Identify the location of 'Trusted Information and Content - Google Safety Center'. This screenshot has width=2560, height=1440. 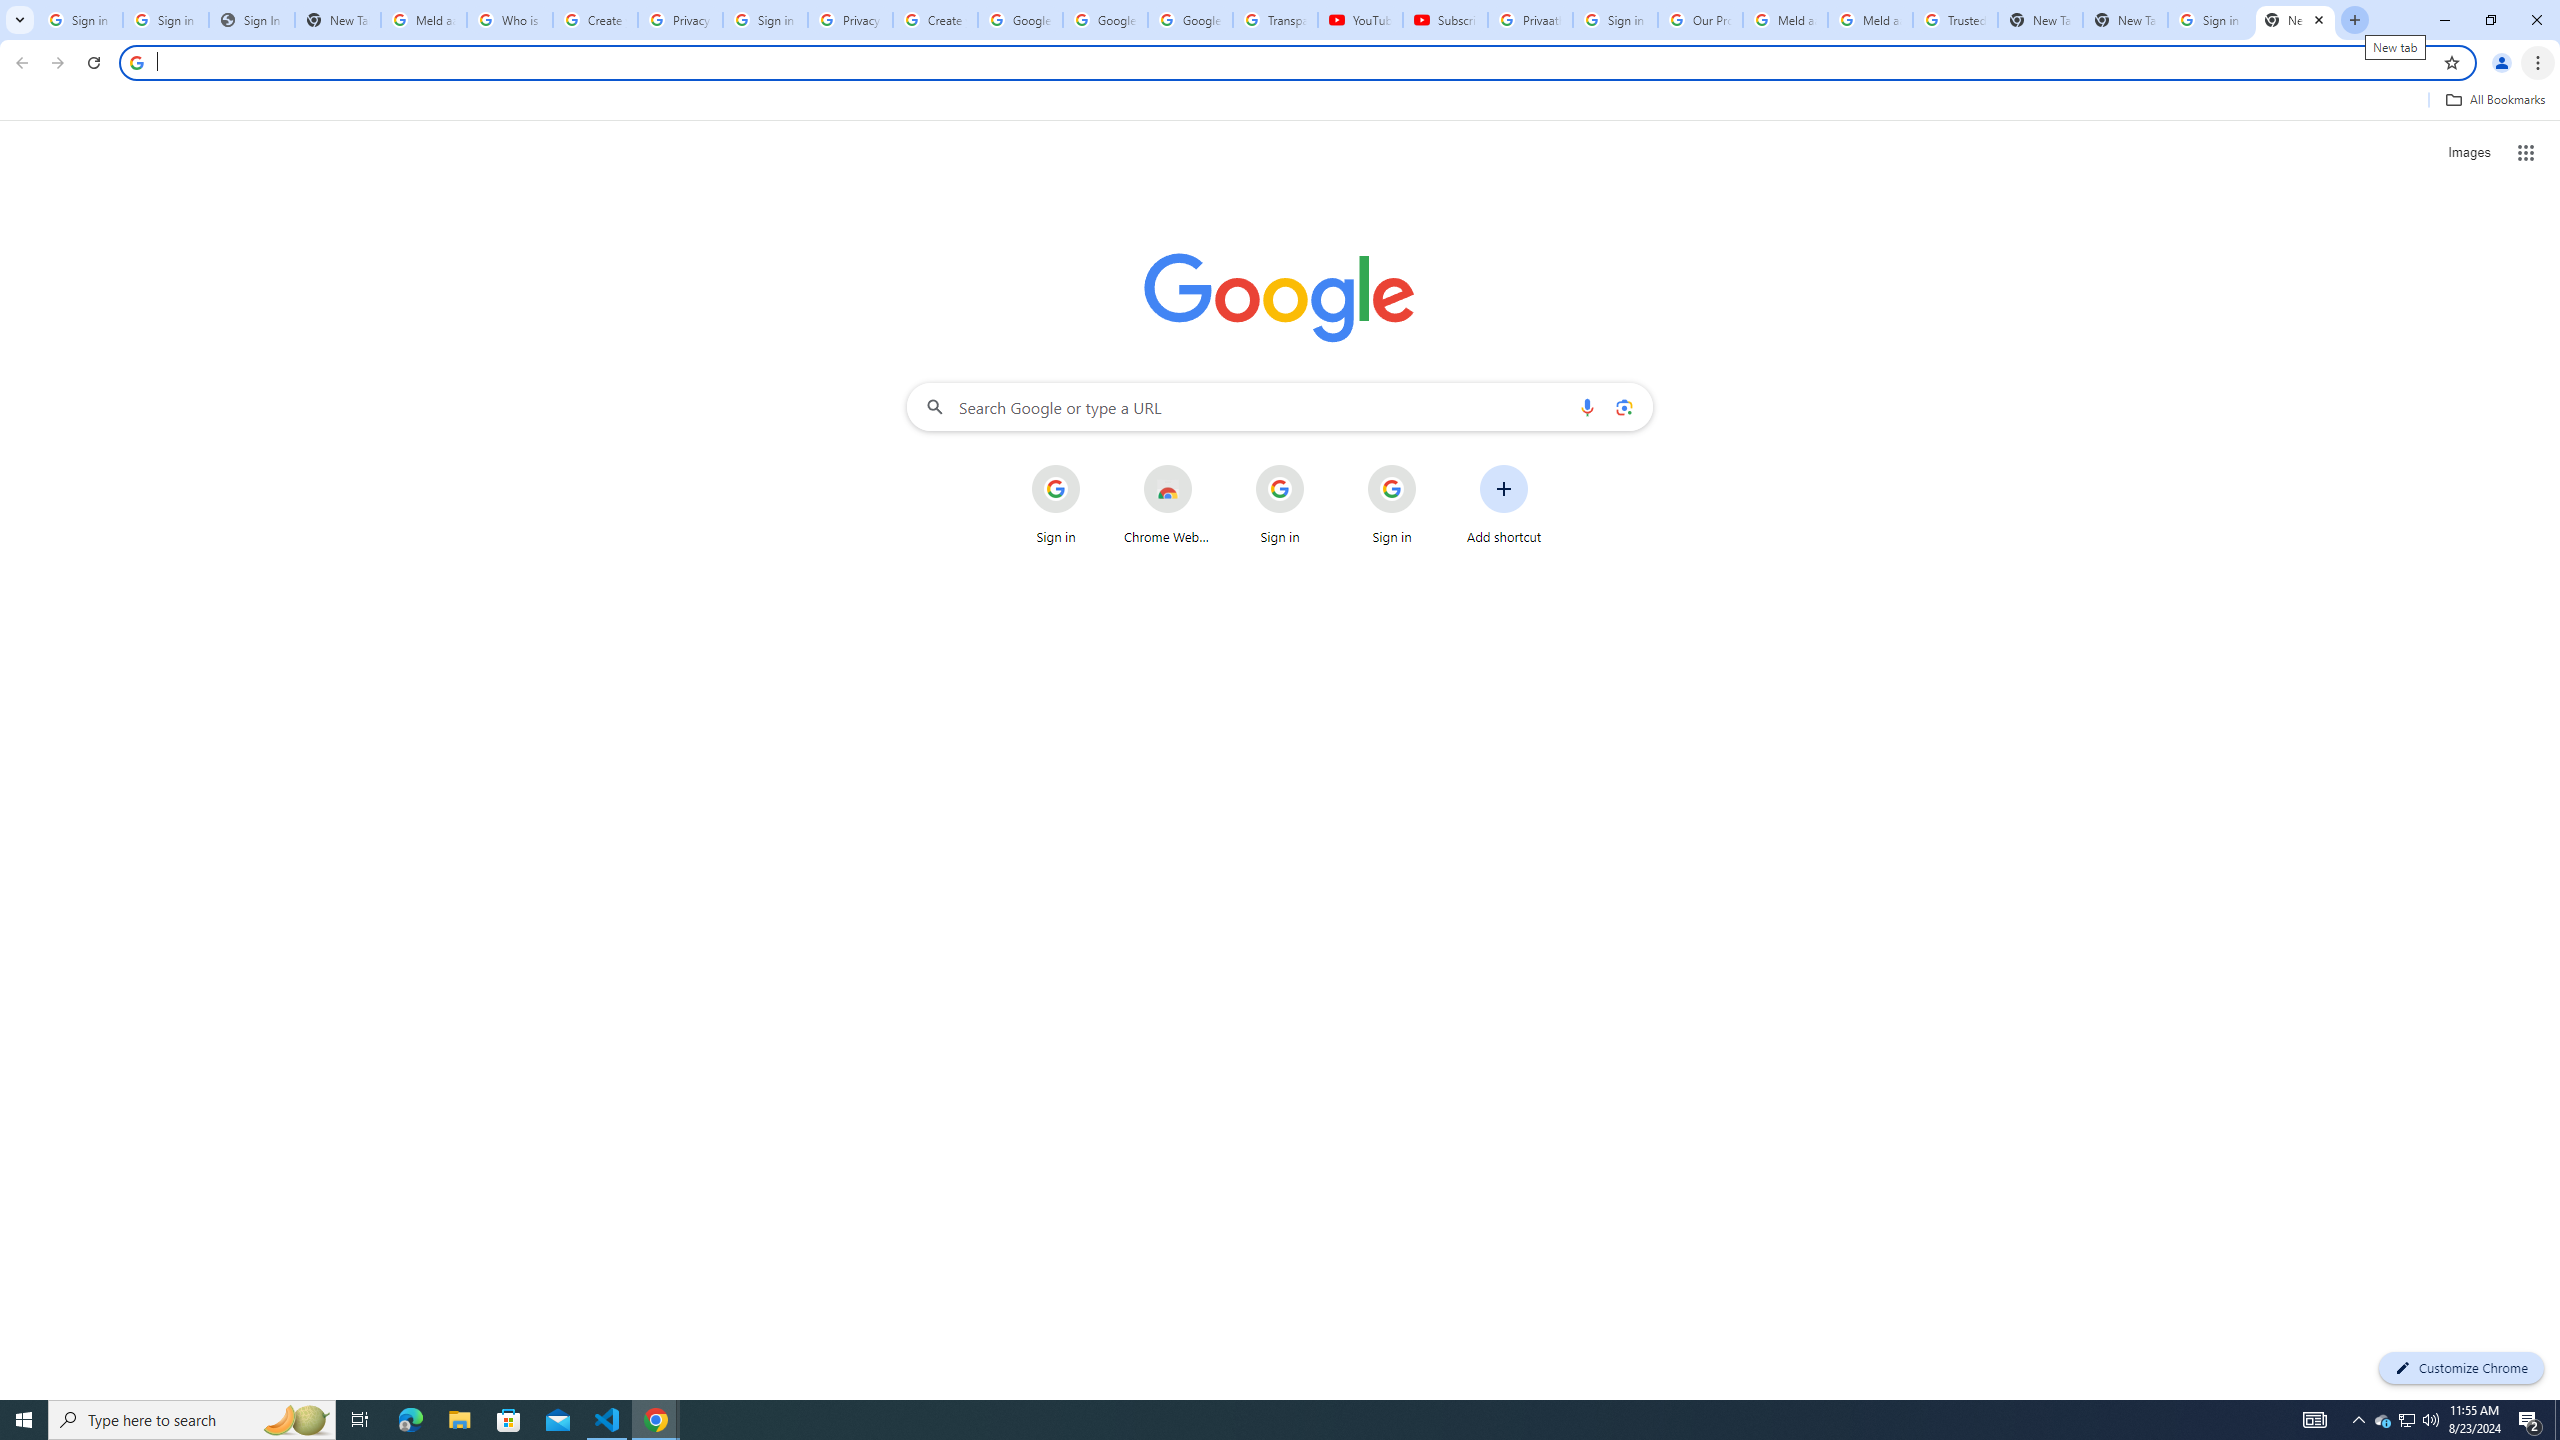
(1954, 19).